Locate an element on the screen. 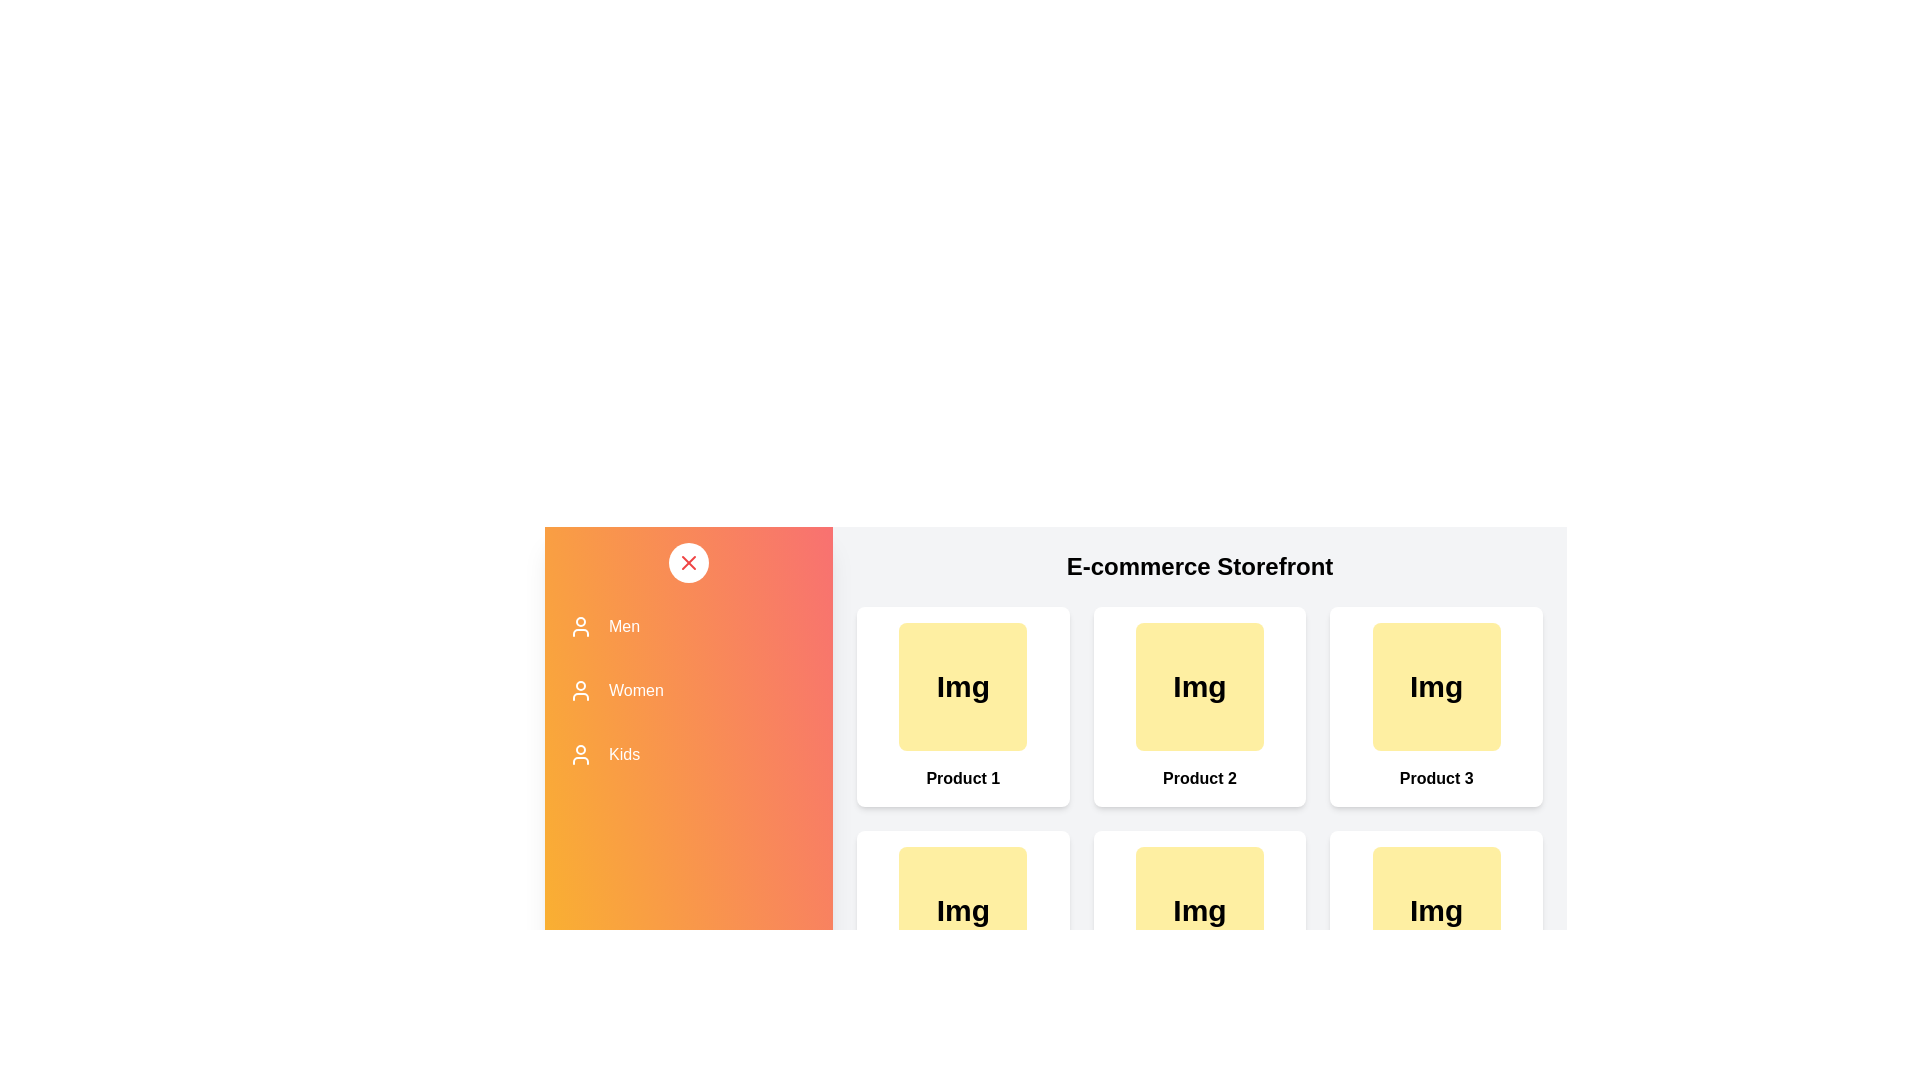 The height and width of the screenshot is (1080, 1920). toggle button to toggle the drawer open or closed is located at coordinates (689, 563).